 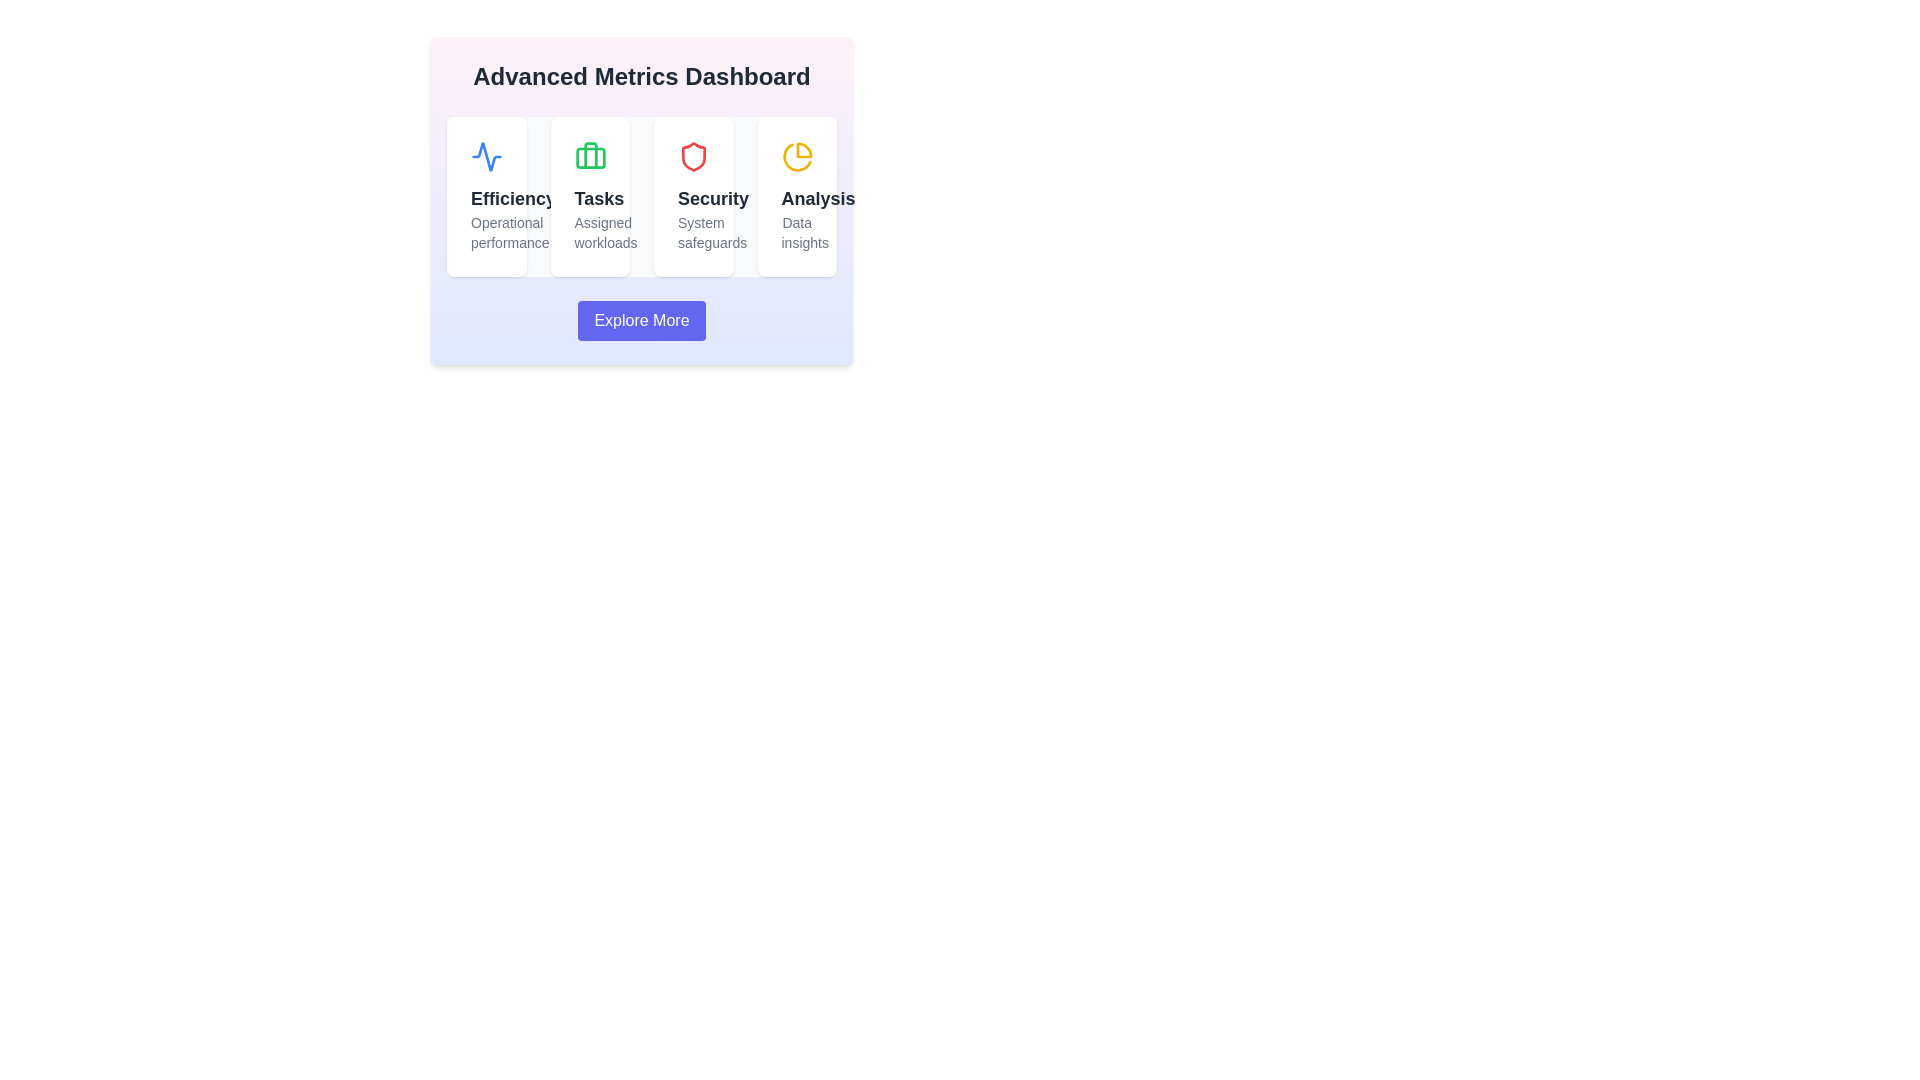 I want to click on the 'Explore More' button with a purple background and rounded corners located under the 'Advanced Metrics Dashboard' section, so click(x=642, y=319).